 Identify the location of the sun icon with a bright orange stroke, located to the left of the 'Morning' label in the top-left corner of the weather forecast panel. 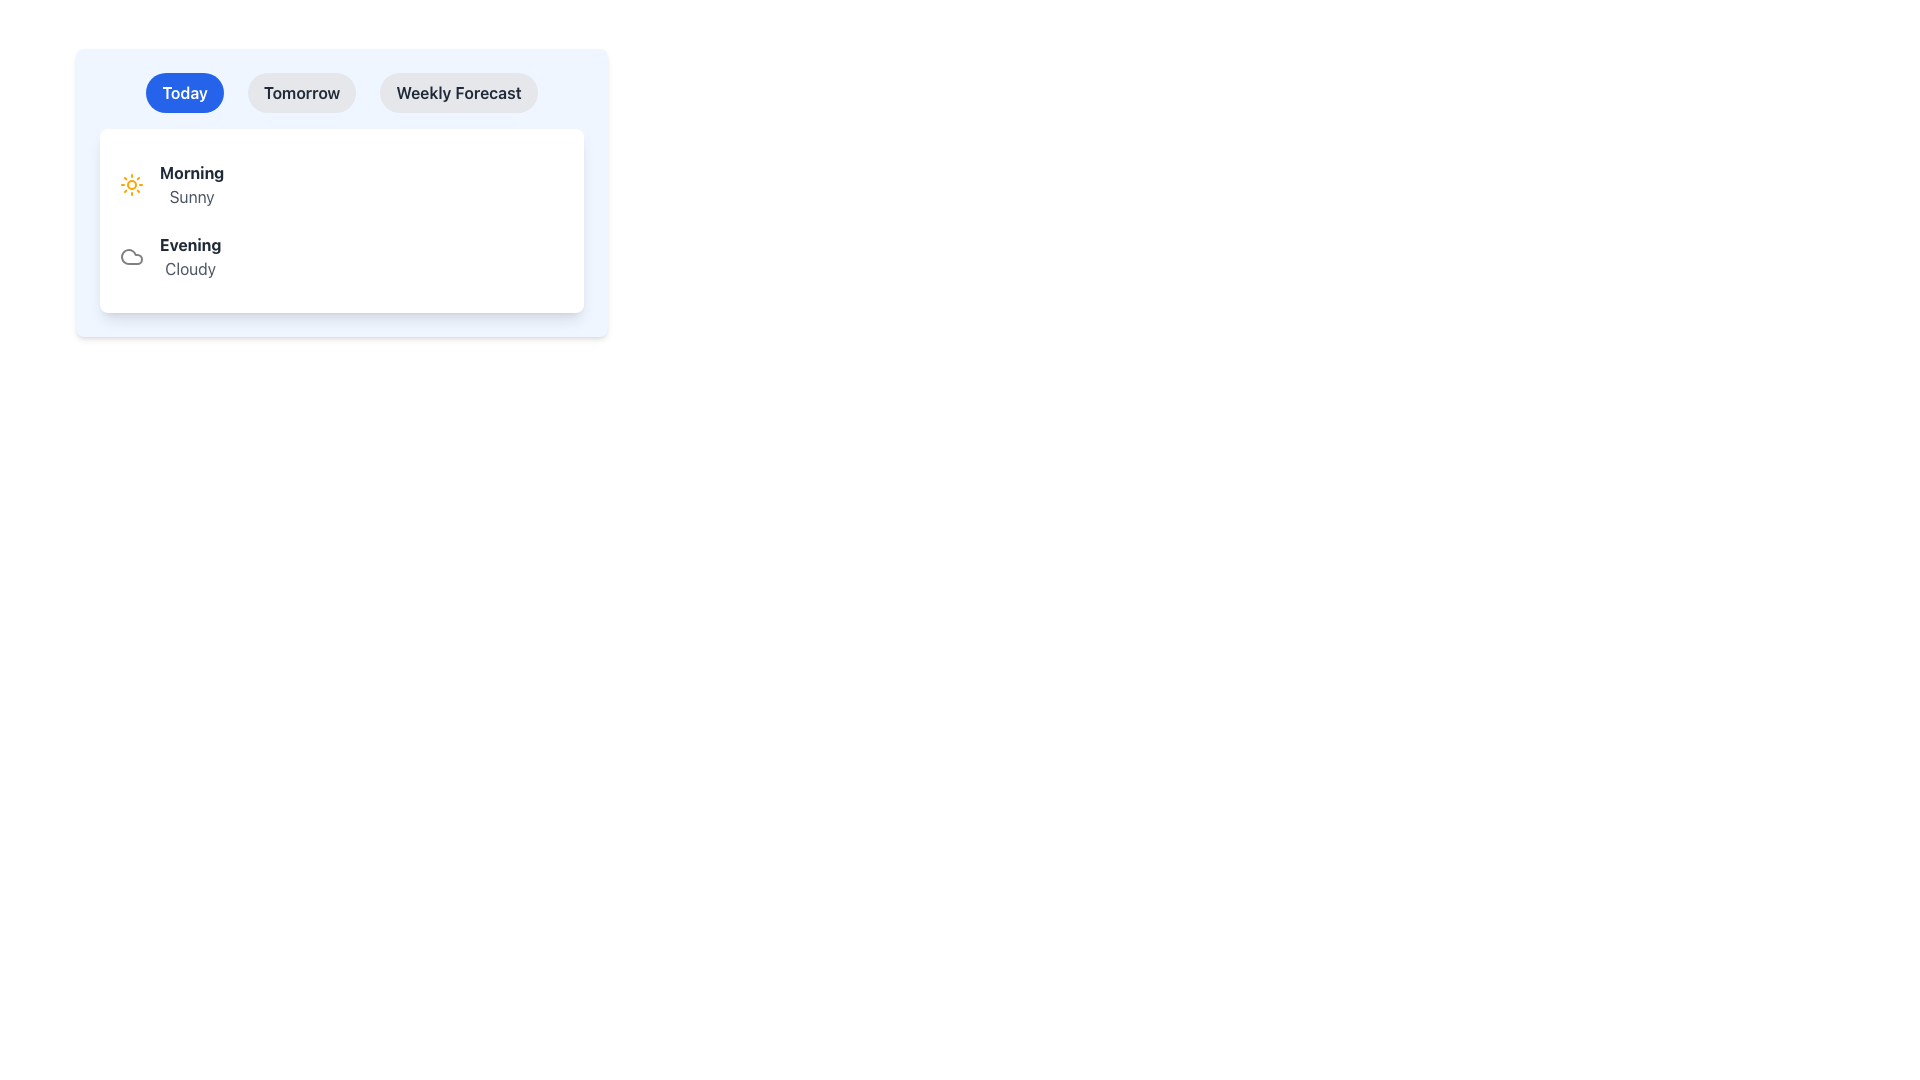
(131, 185).